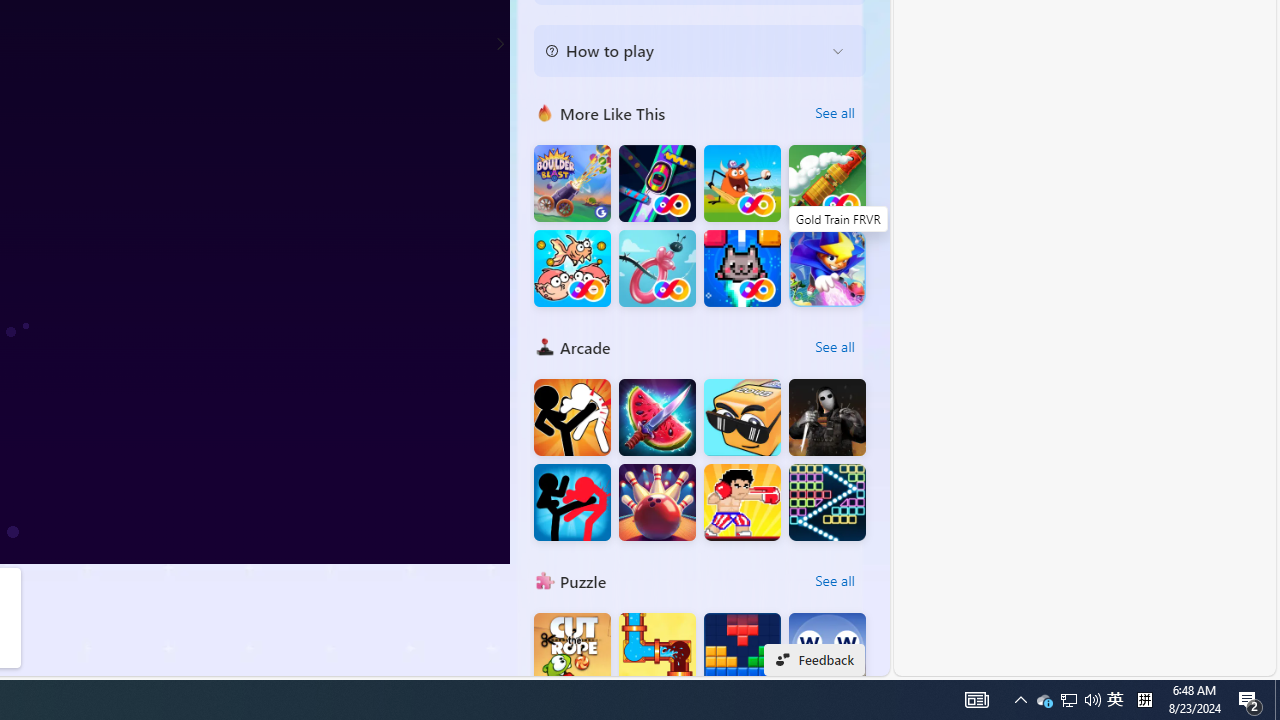 This screenshot has height=720, width=1280. I want to click on 'Kitten Force FRVR', so click(741, 267).